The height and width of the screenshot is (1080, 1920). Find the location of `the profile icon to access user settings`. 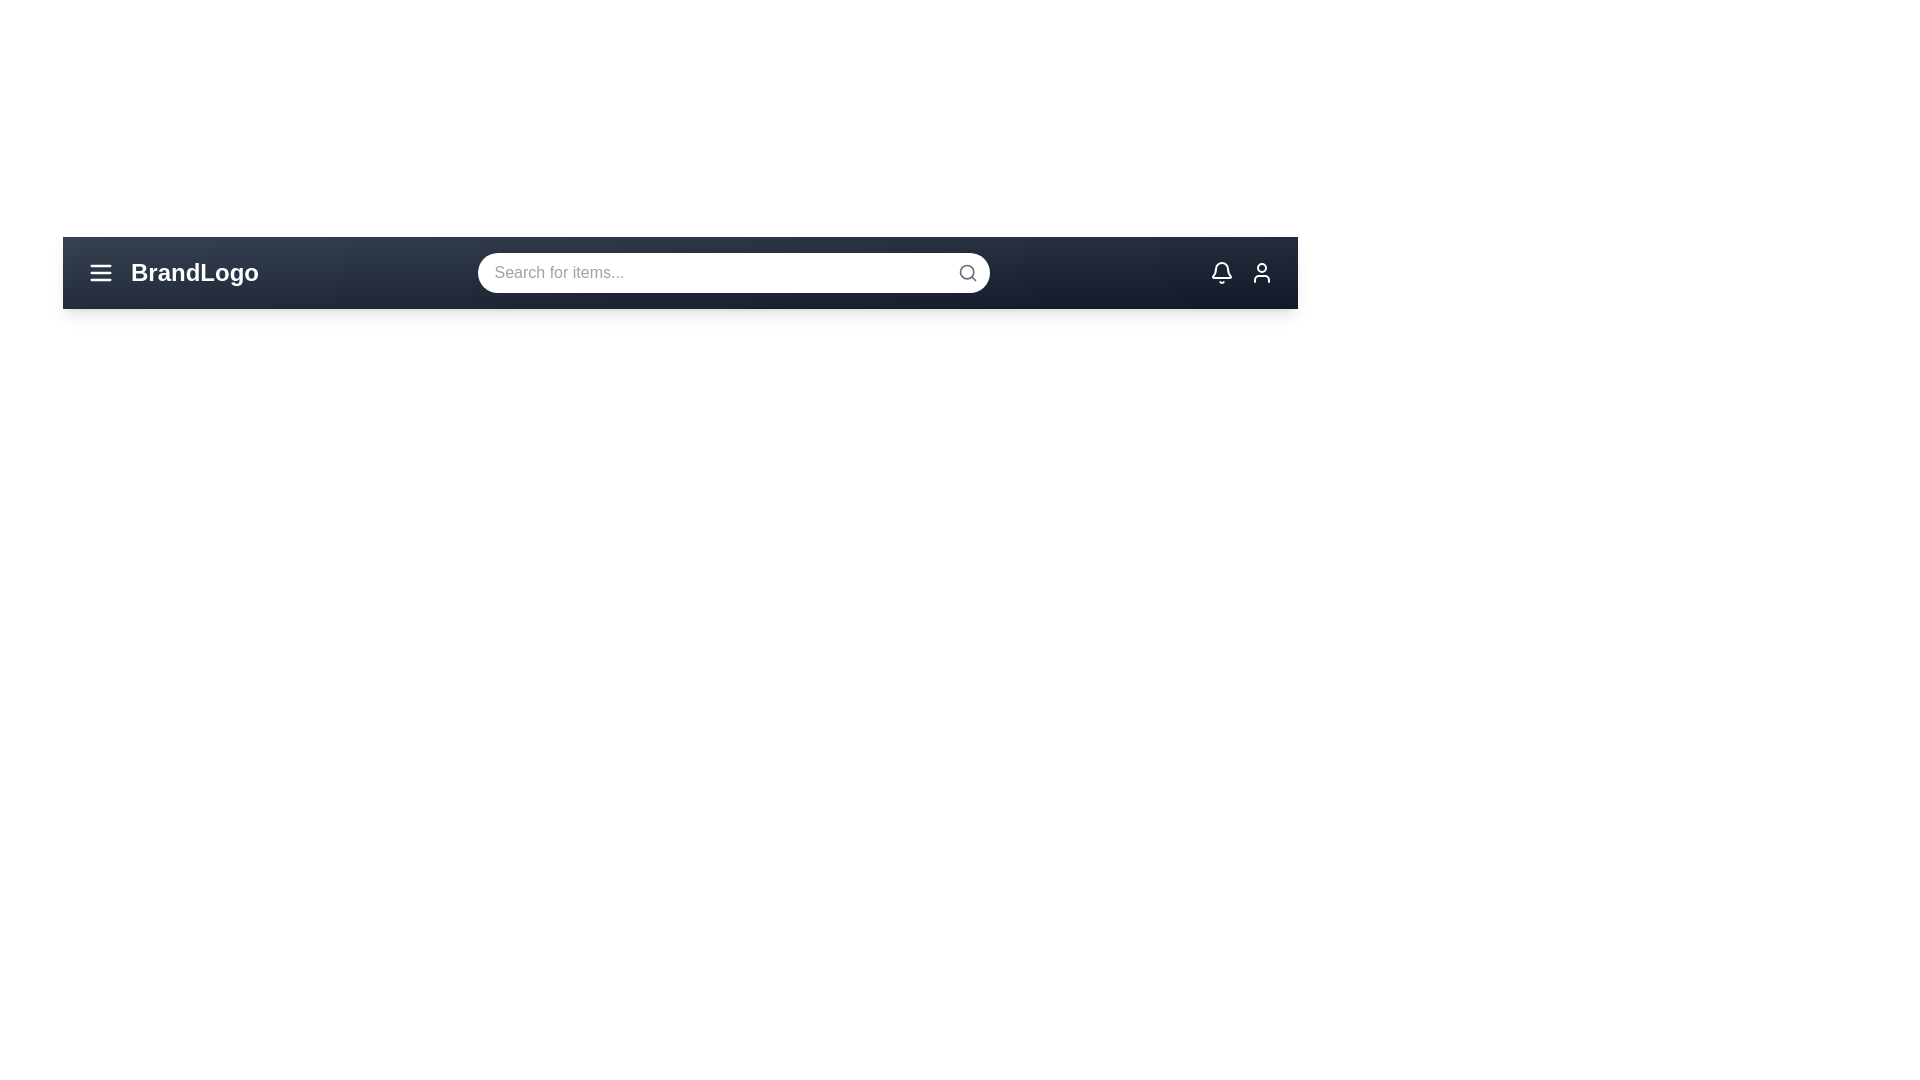

the profile icon to access user settings is located at coordinates (1261, 273).